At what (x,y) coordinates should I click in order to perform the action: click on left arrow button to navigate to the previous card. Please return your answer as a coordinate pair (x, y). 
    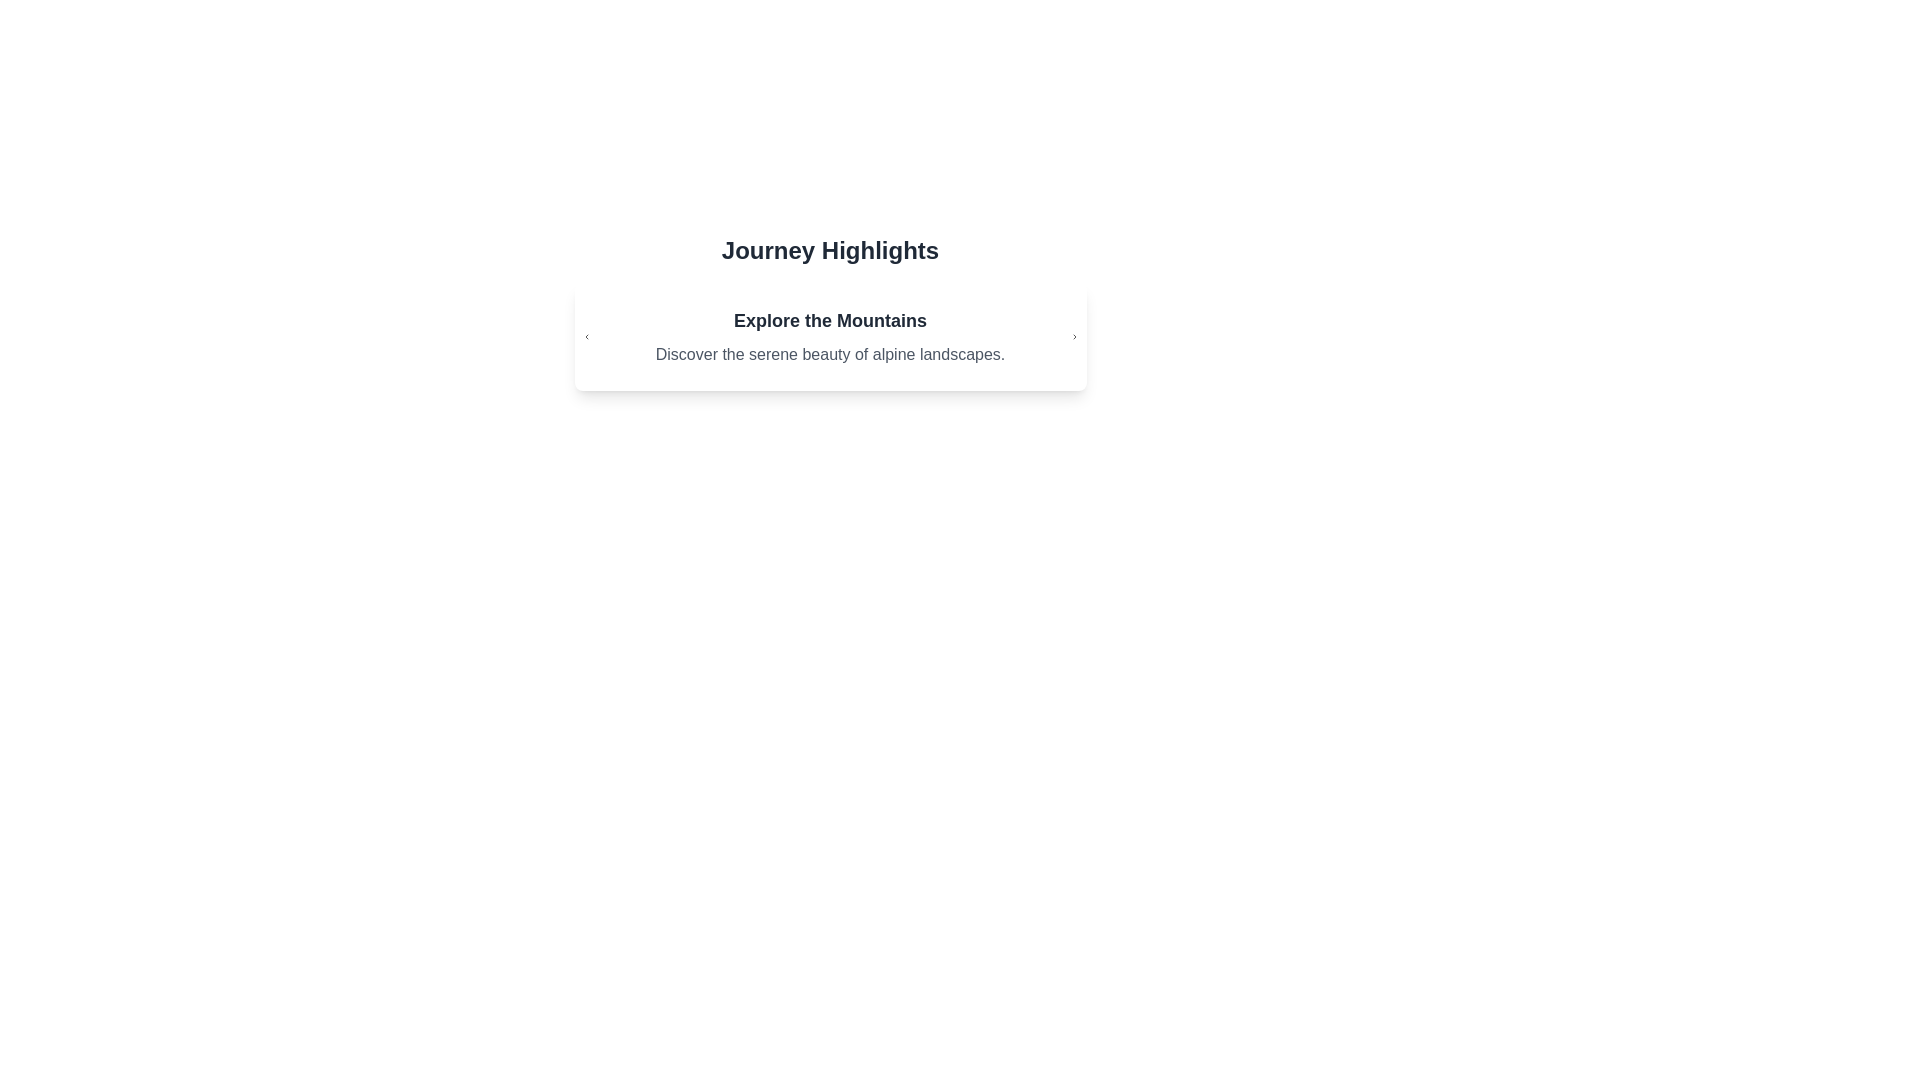
    Looking at the image, I should click on (585, 335).